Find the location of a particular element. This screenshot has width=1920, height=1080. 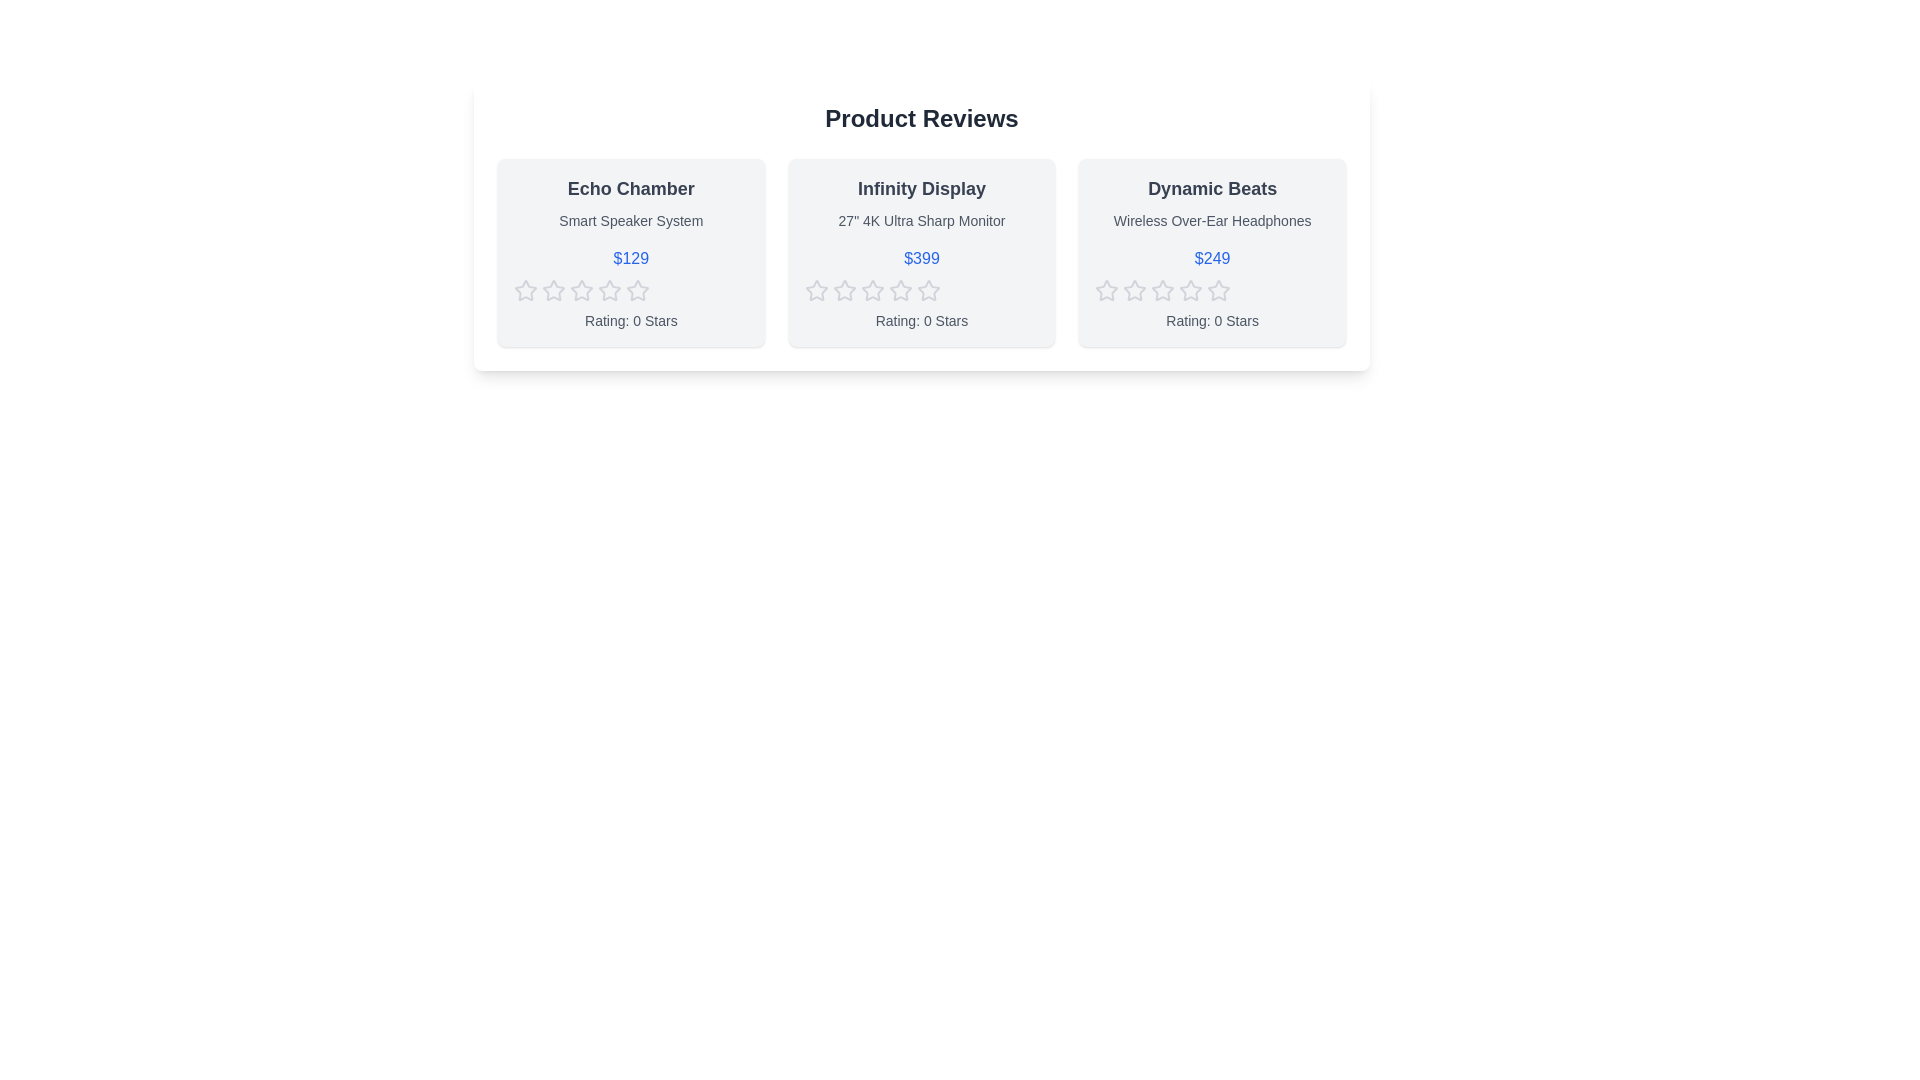

each star icon in the interactive rating stars component located under the price '$399' for the 'Infinity Display' product is located at coordinates (920, 290).